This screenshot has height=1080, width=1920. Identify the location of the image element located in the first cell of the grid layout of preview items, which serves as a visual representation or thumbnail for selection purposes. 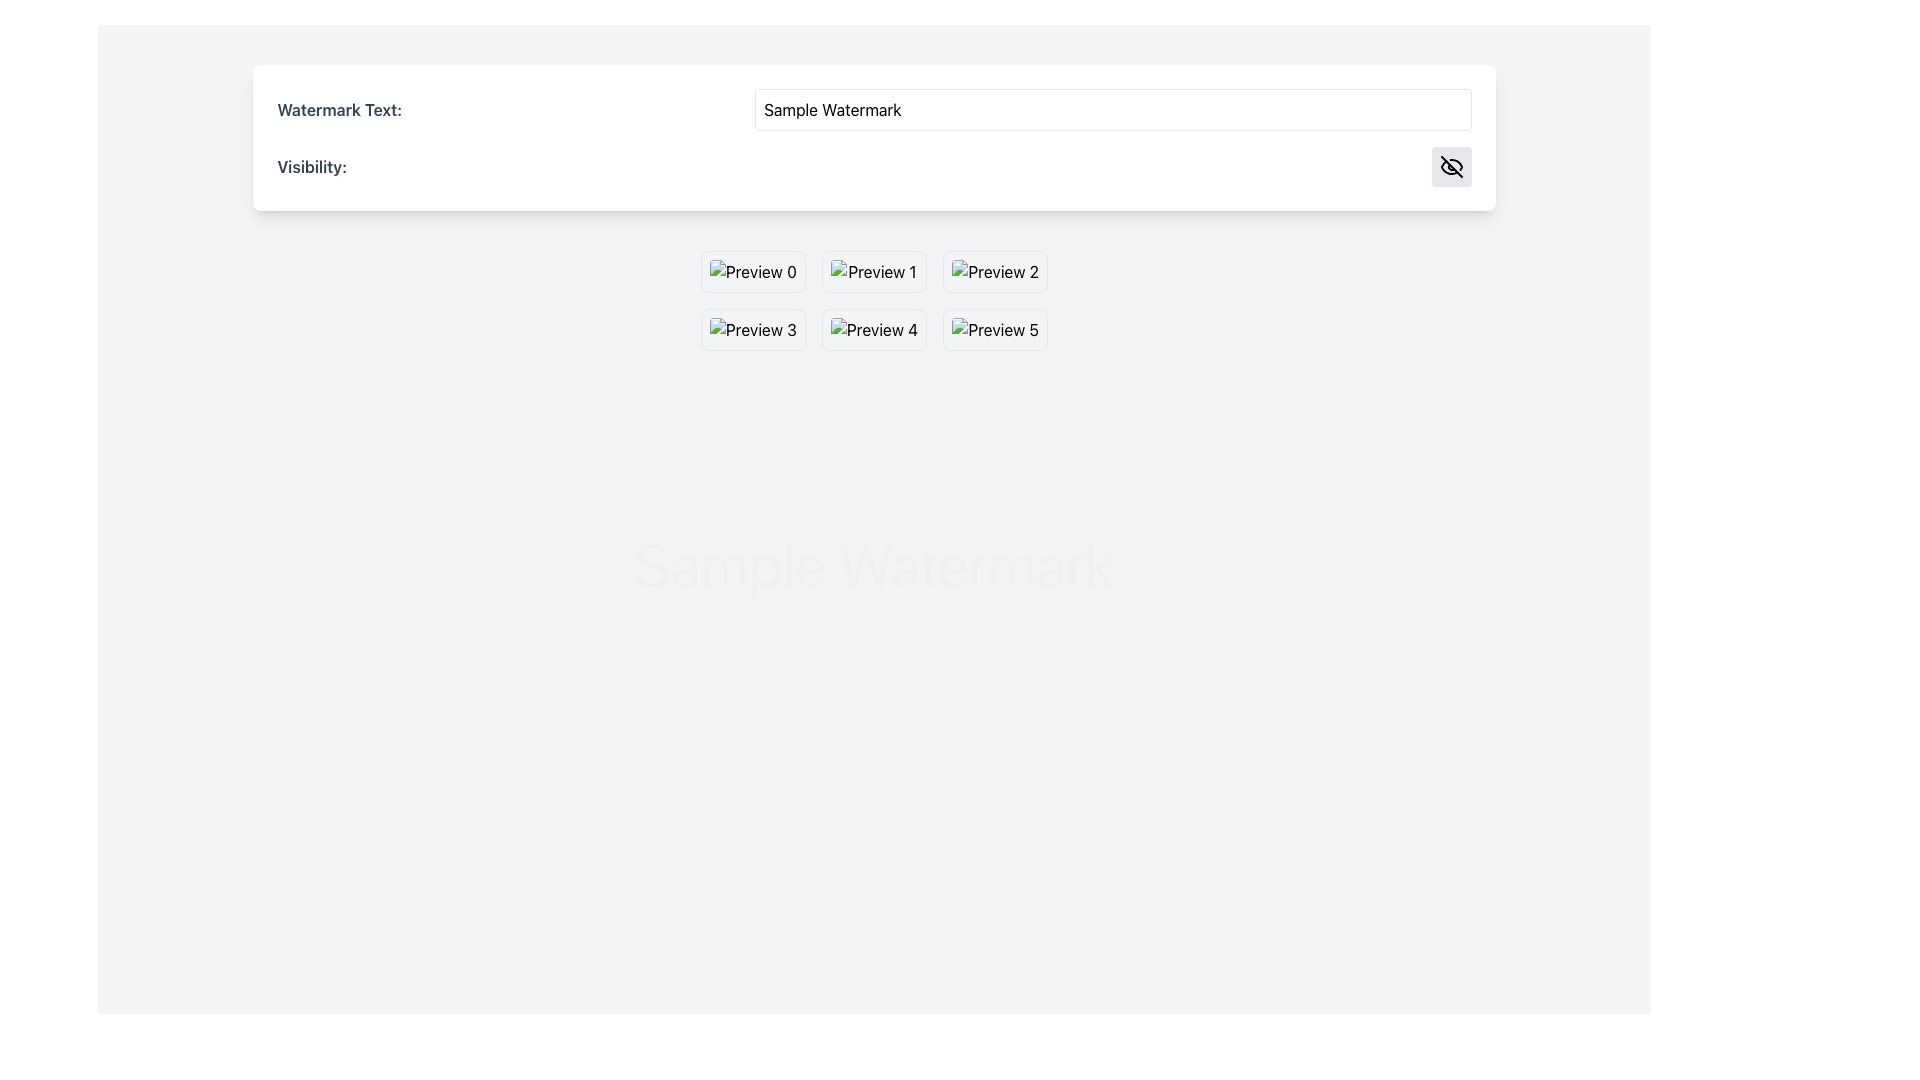
(752, 272).